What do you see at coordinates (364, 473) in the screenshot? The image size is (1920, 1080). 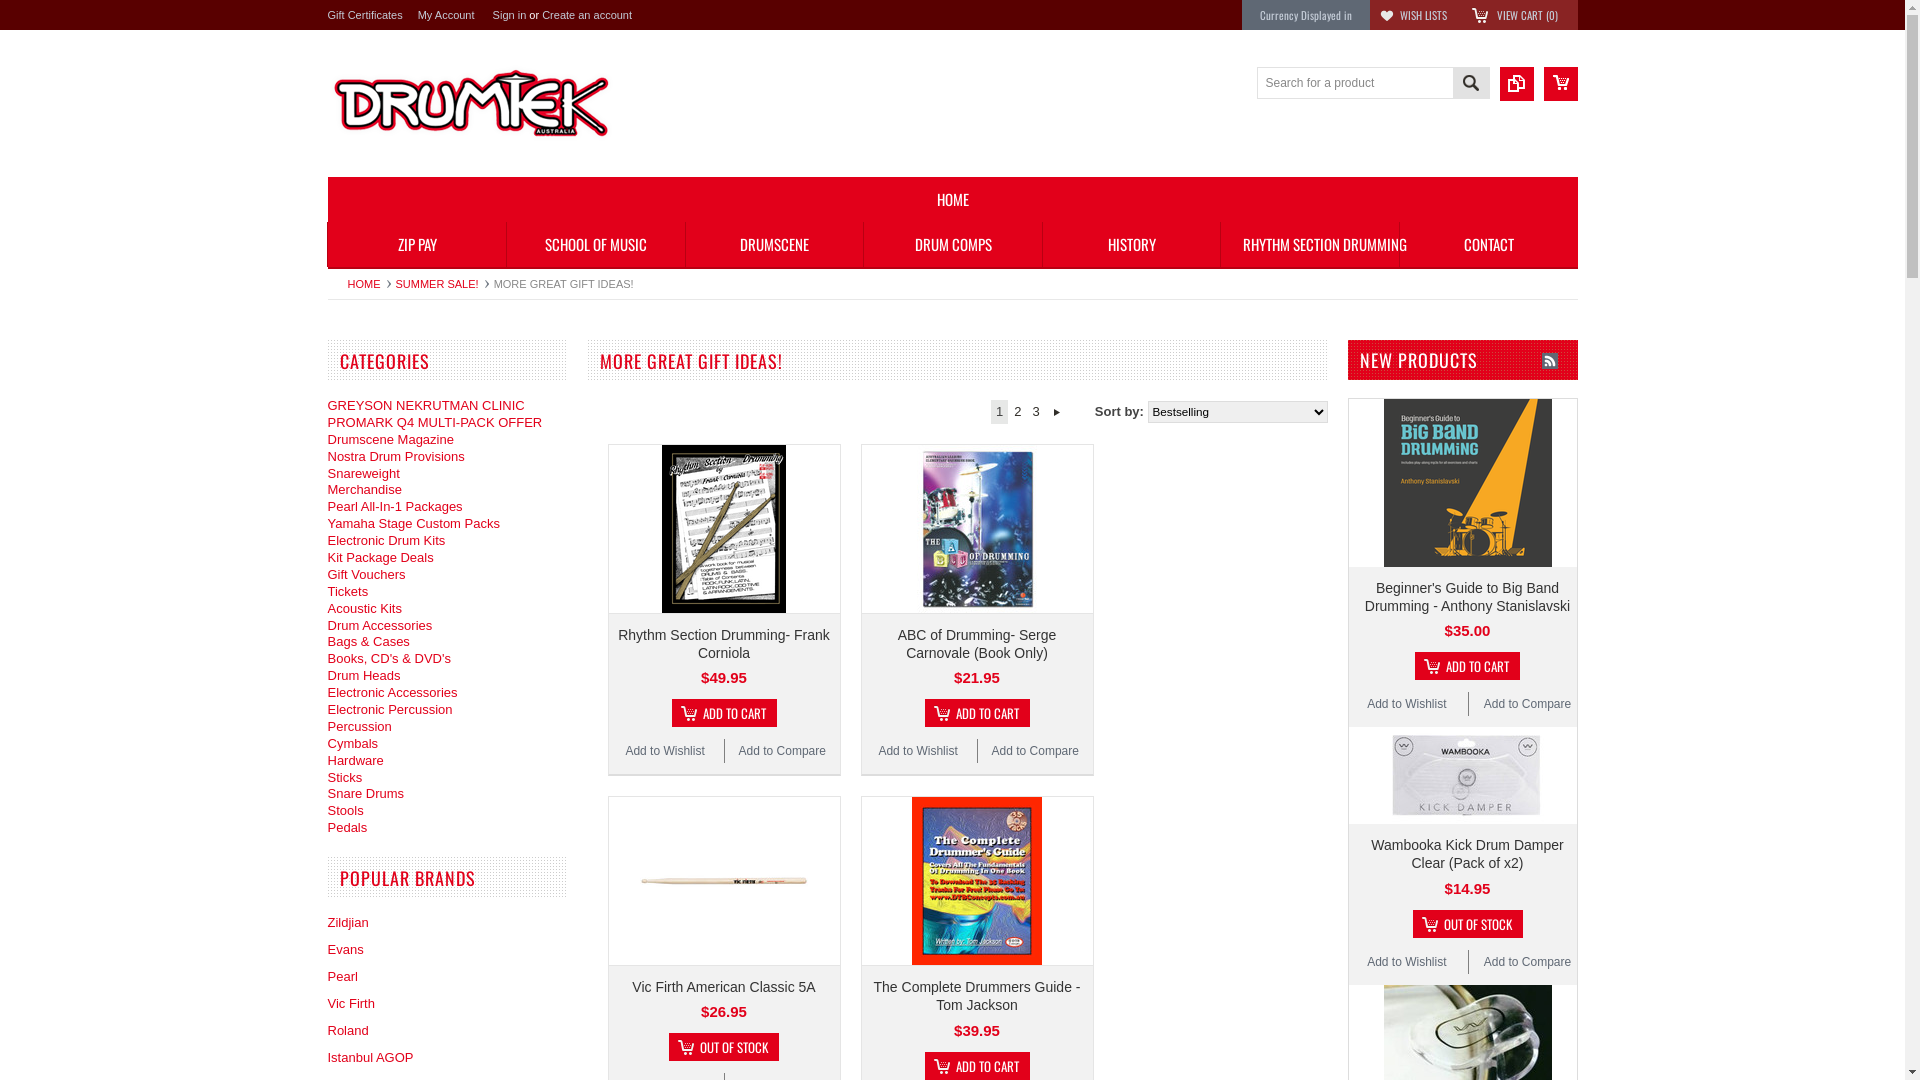 I see `'Snareweight'` at bounding box center [364, 473].